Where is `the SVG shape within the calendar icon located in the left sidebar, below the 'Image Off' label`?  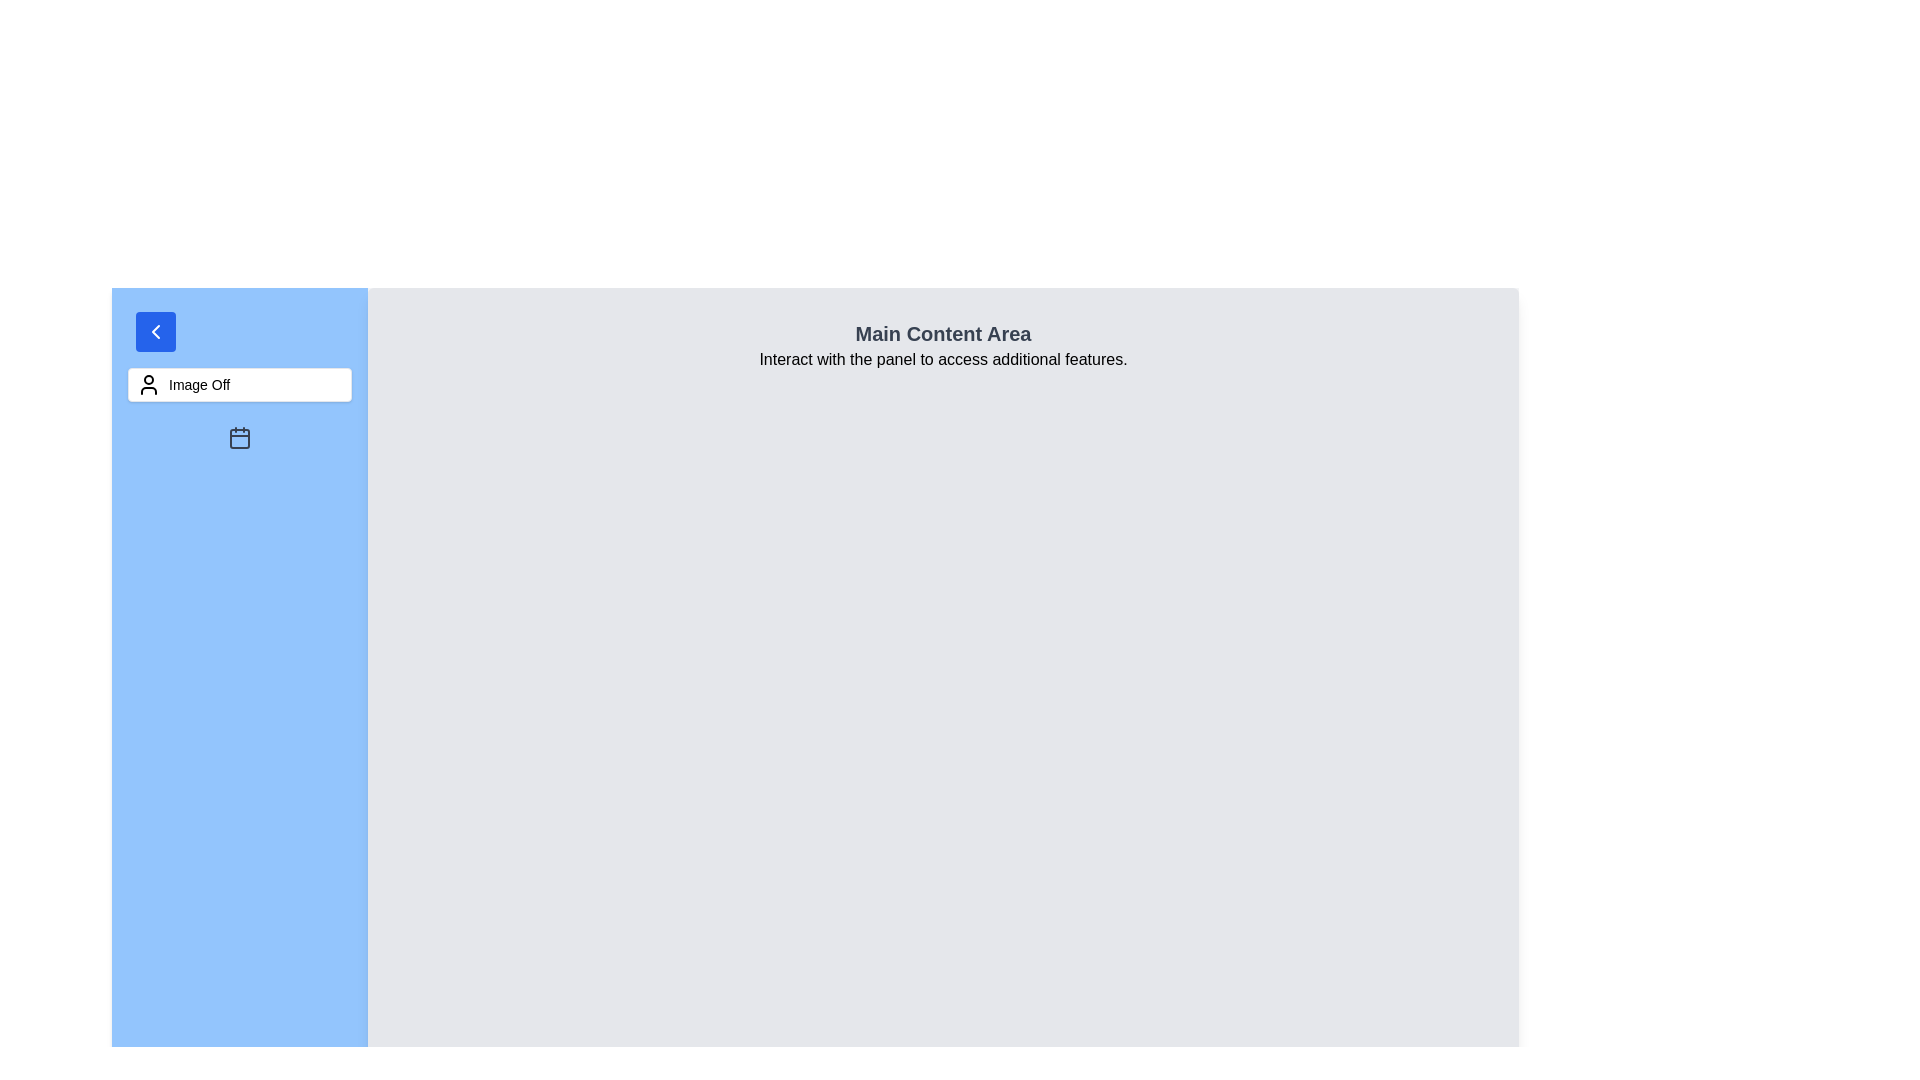
the SVG shape within the calendar icon located in the left sidebar, below the 'Image Off' label is located at coordinates (240, 438).